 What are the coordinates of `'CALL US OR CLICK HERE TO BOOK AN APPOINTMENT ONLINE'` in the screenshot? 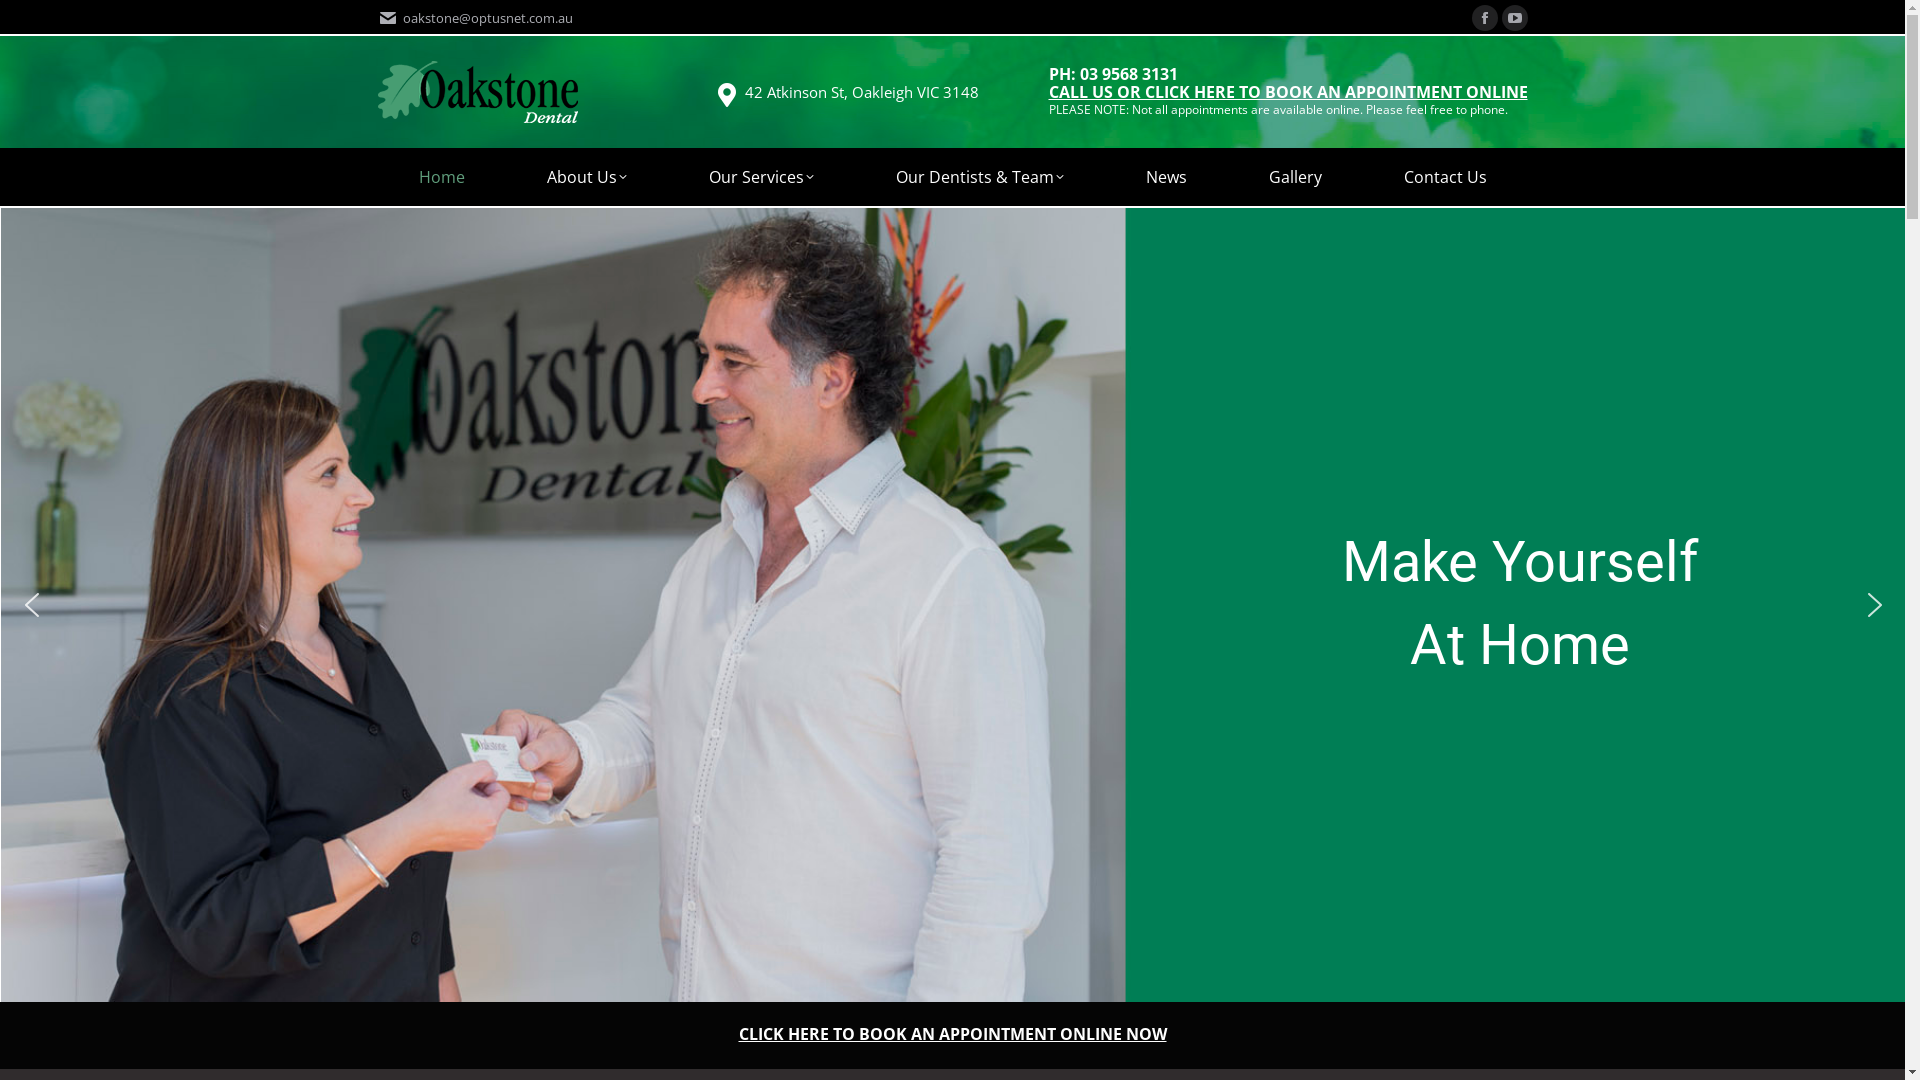 It's located at (1287, 93).